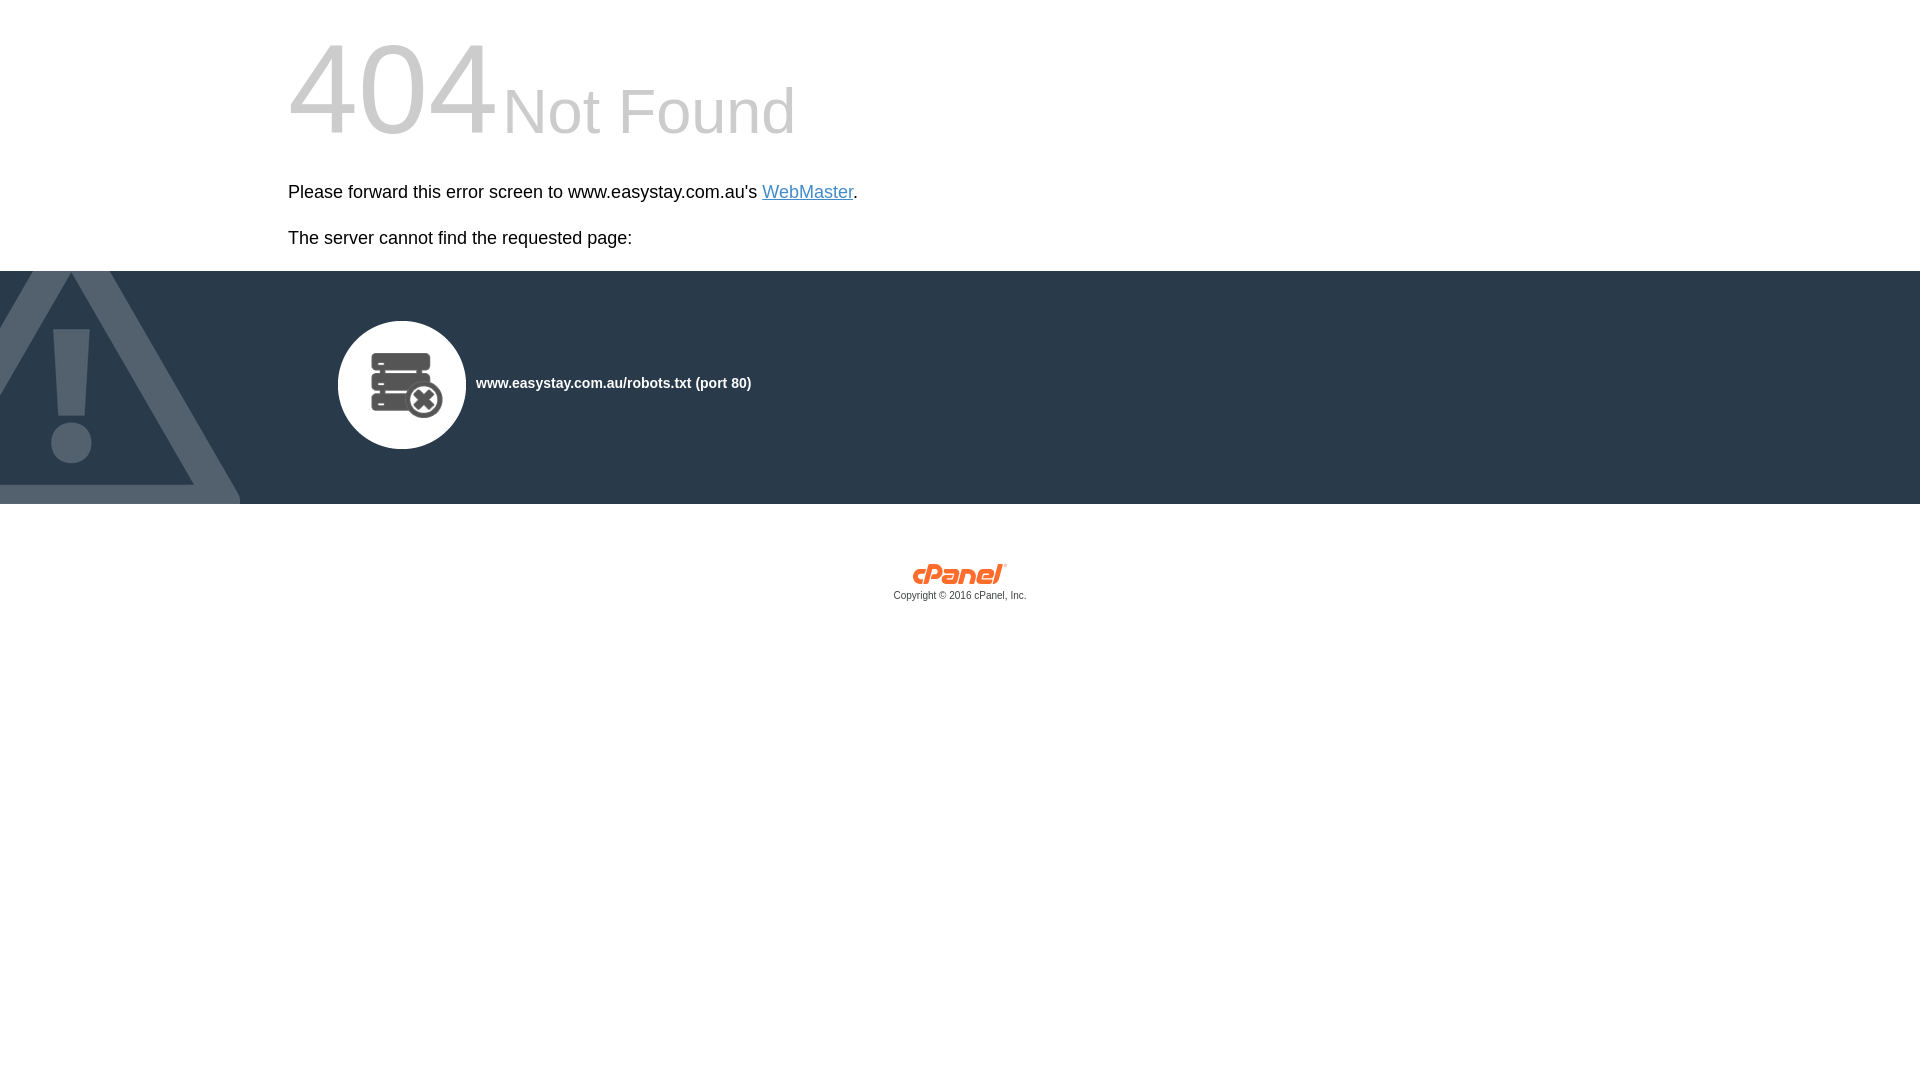 Image resolution: width=1920 pixels, height=1080 pixels. What do you see at coordinates (807, 192) in the screenshot?
I see `'WebMaster'` at bounding box center [807, 192].